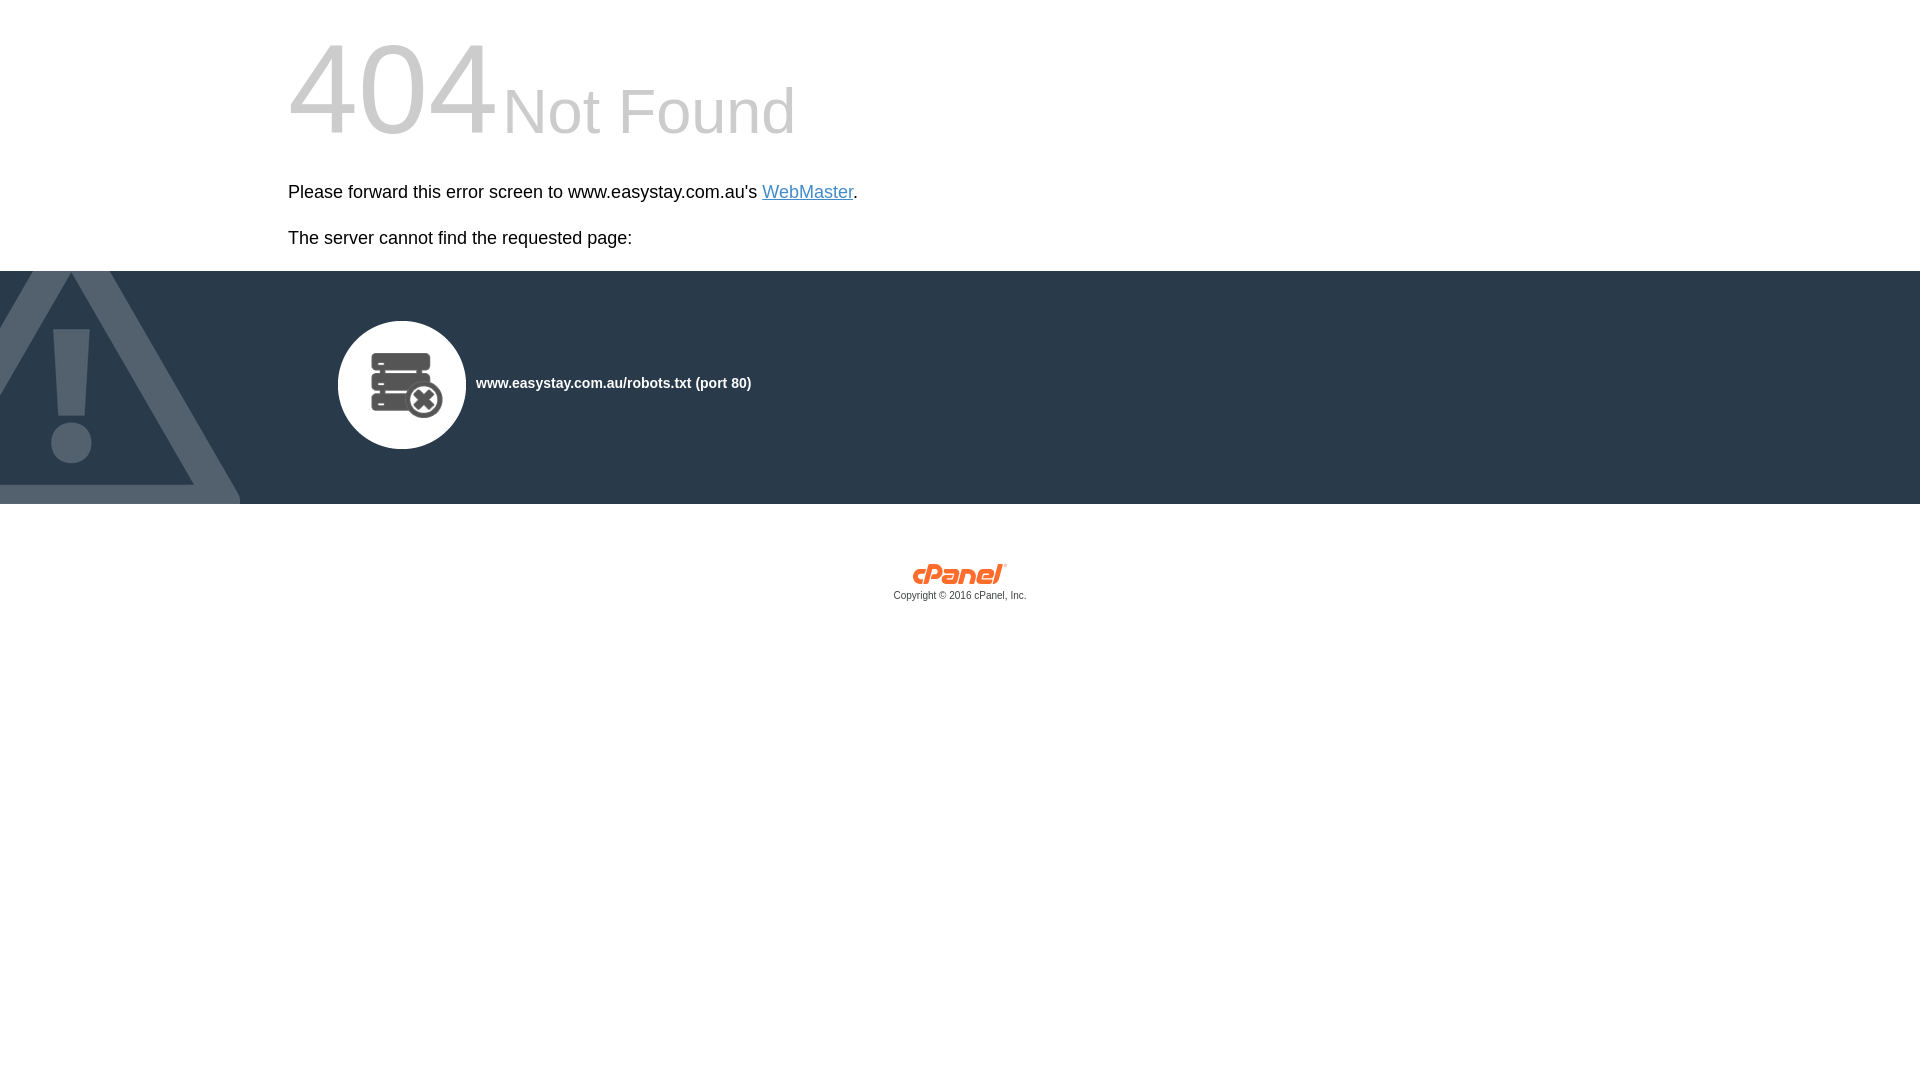 Image resolution: width=1920 pixels, height=1080 pixels. What do you see at coordinates (807, 192) in the screenshot?
I see `'WebMaster'` at bounding box center [807, 192].